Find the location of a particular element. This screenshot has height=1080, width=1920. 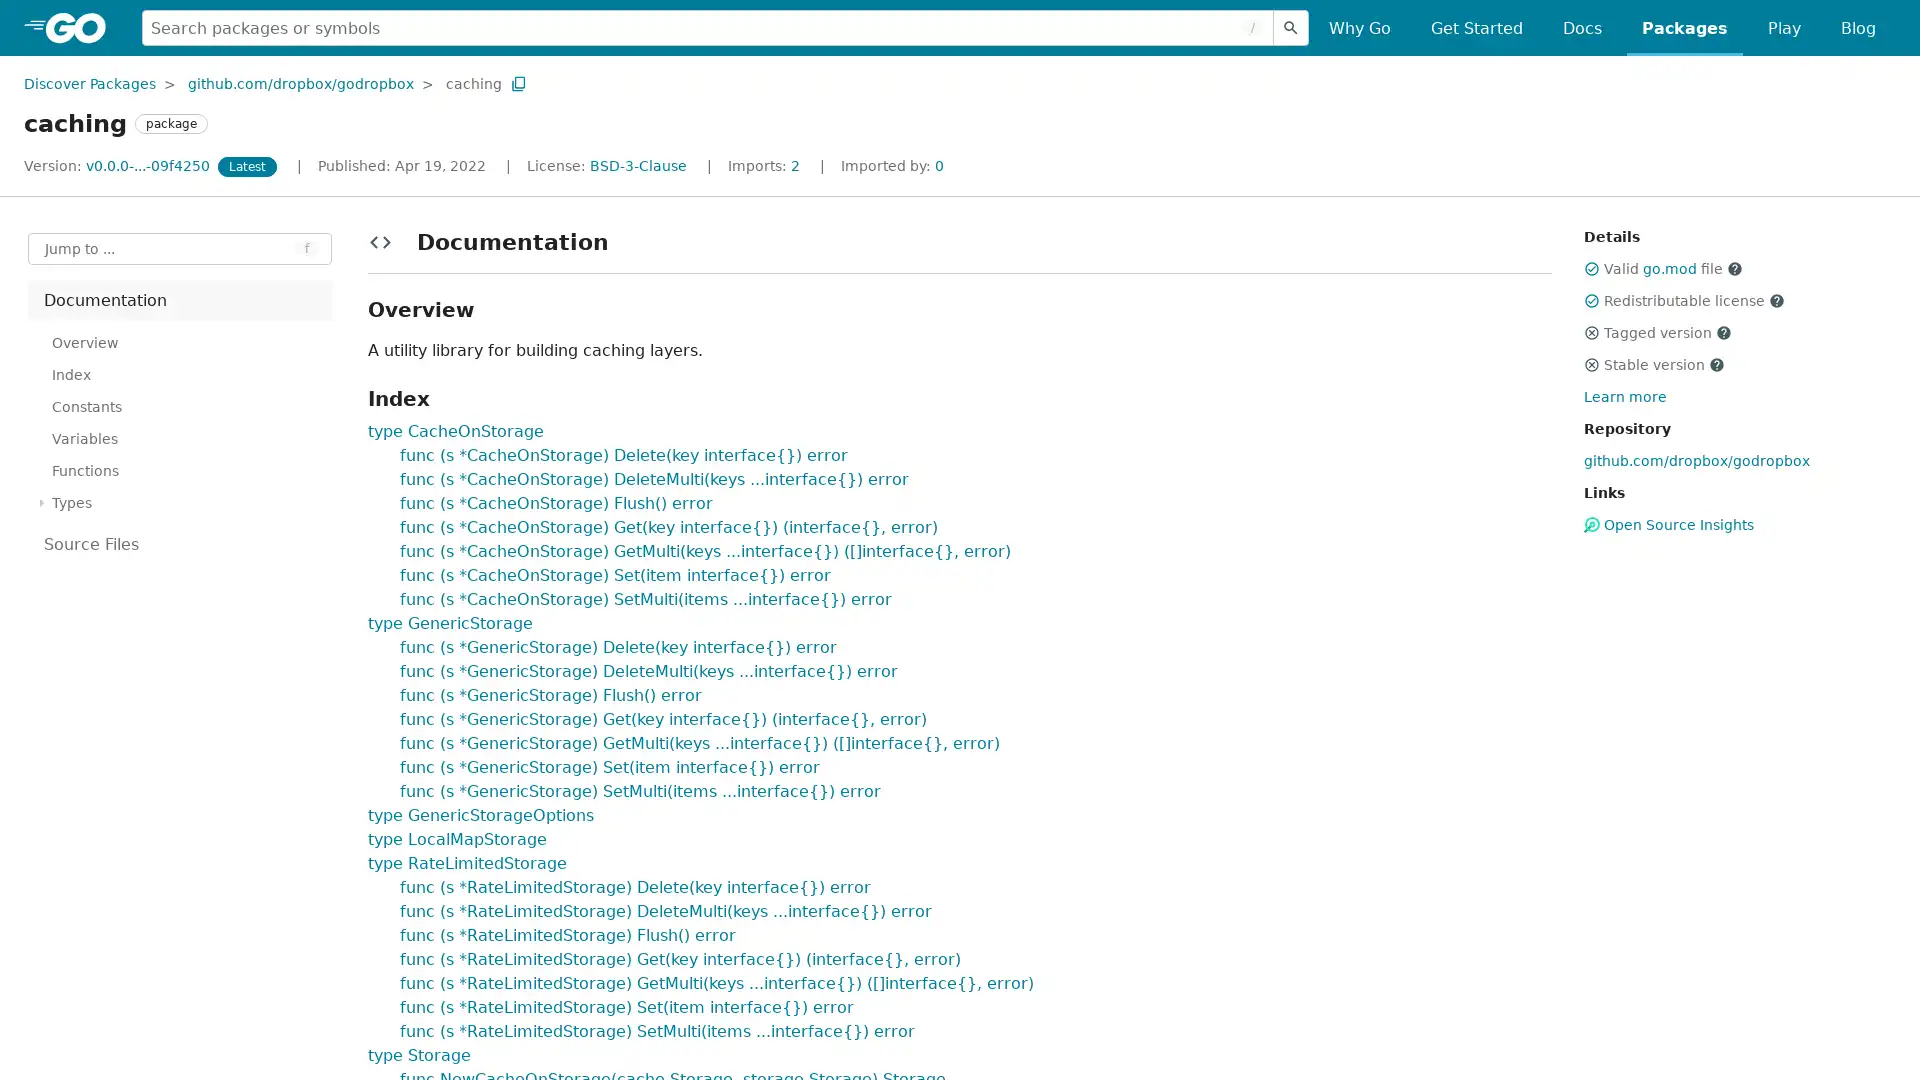

Submit search is located at coordinates (1291, 27).